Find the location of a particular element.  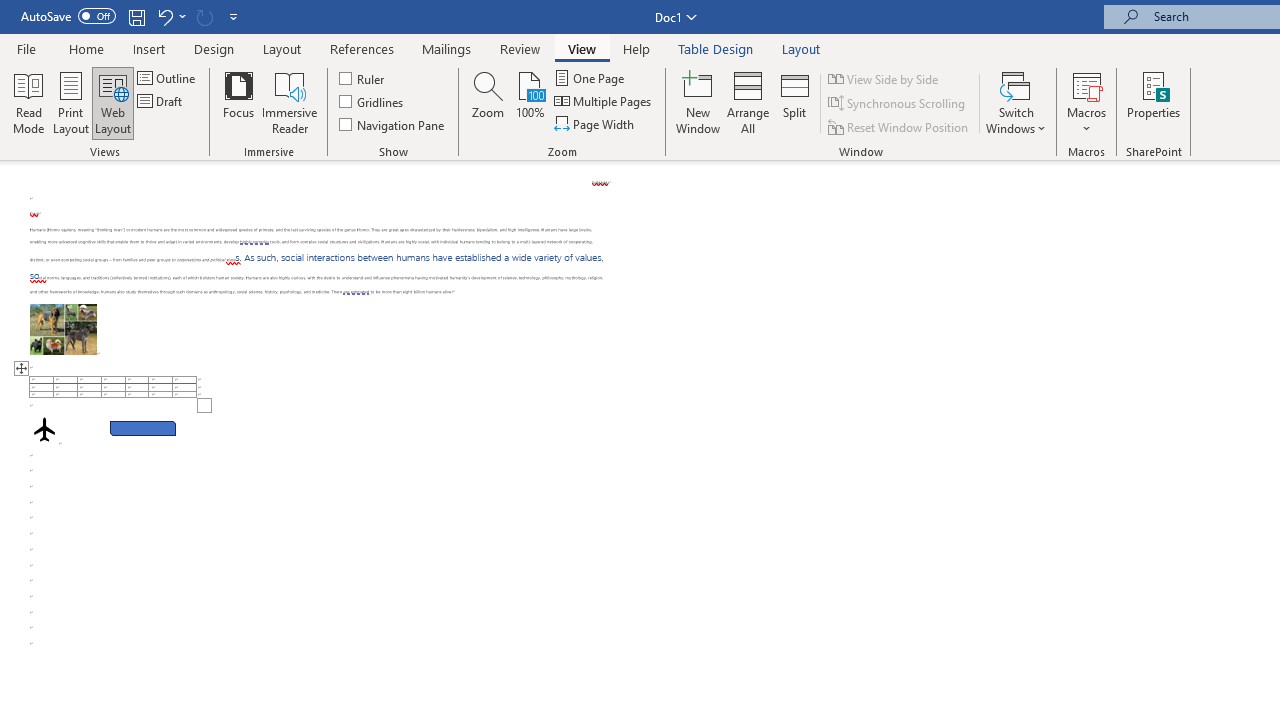

'Focus' is located at coordinates (238, 103).